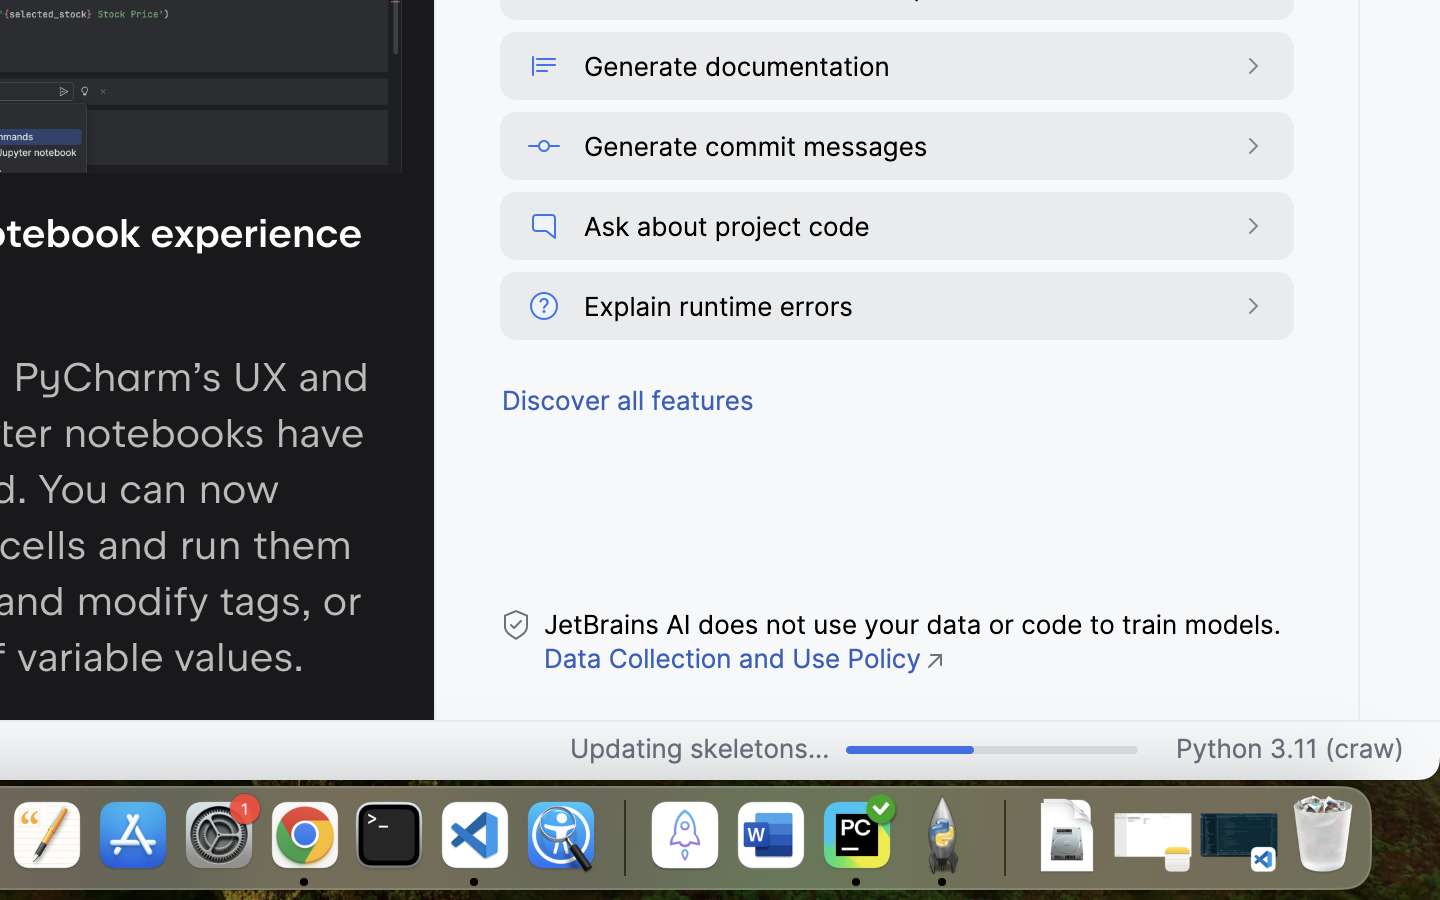  What do you see at coordinates (699, 749) in the screenshot?
I see `'Updating skeletons...'` at bounding box center [699, 749].